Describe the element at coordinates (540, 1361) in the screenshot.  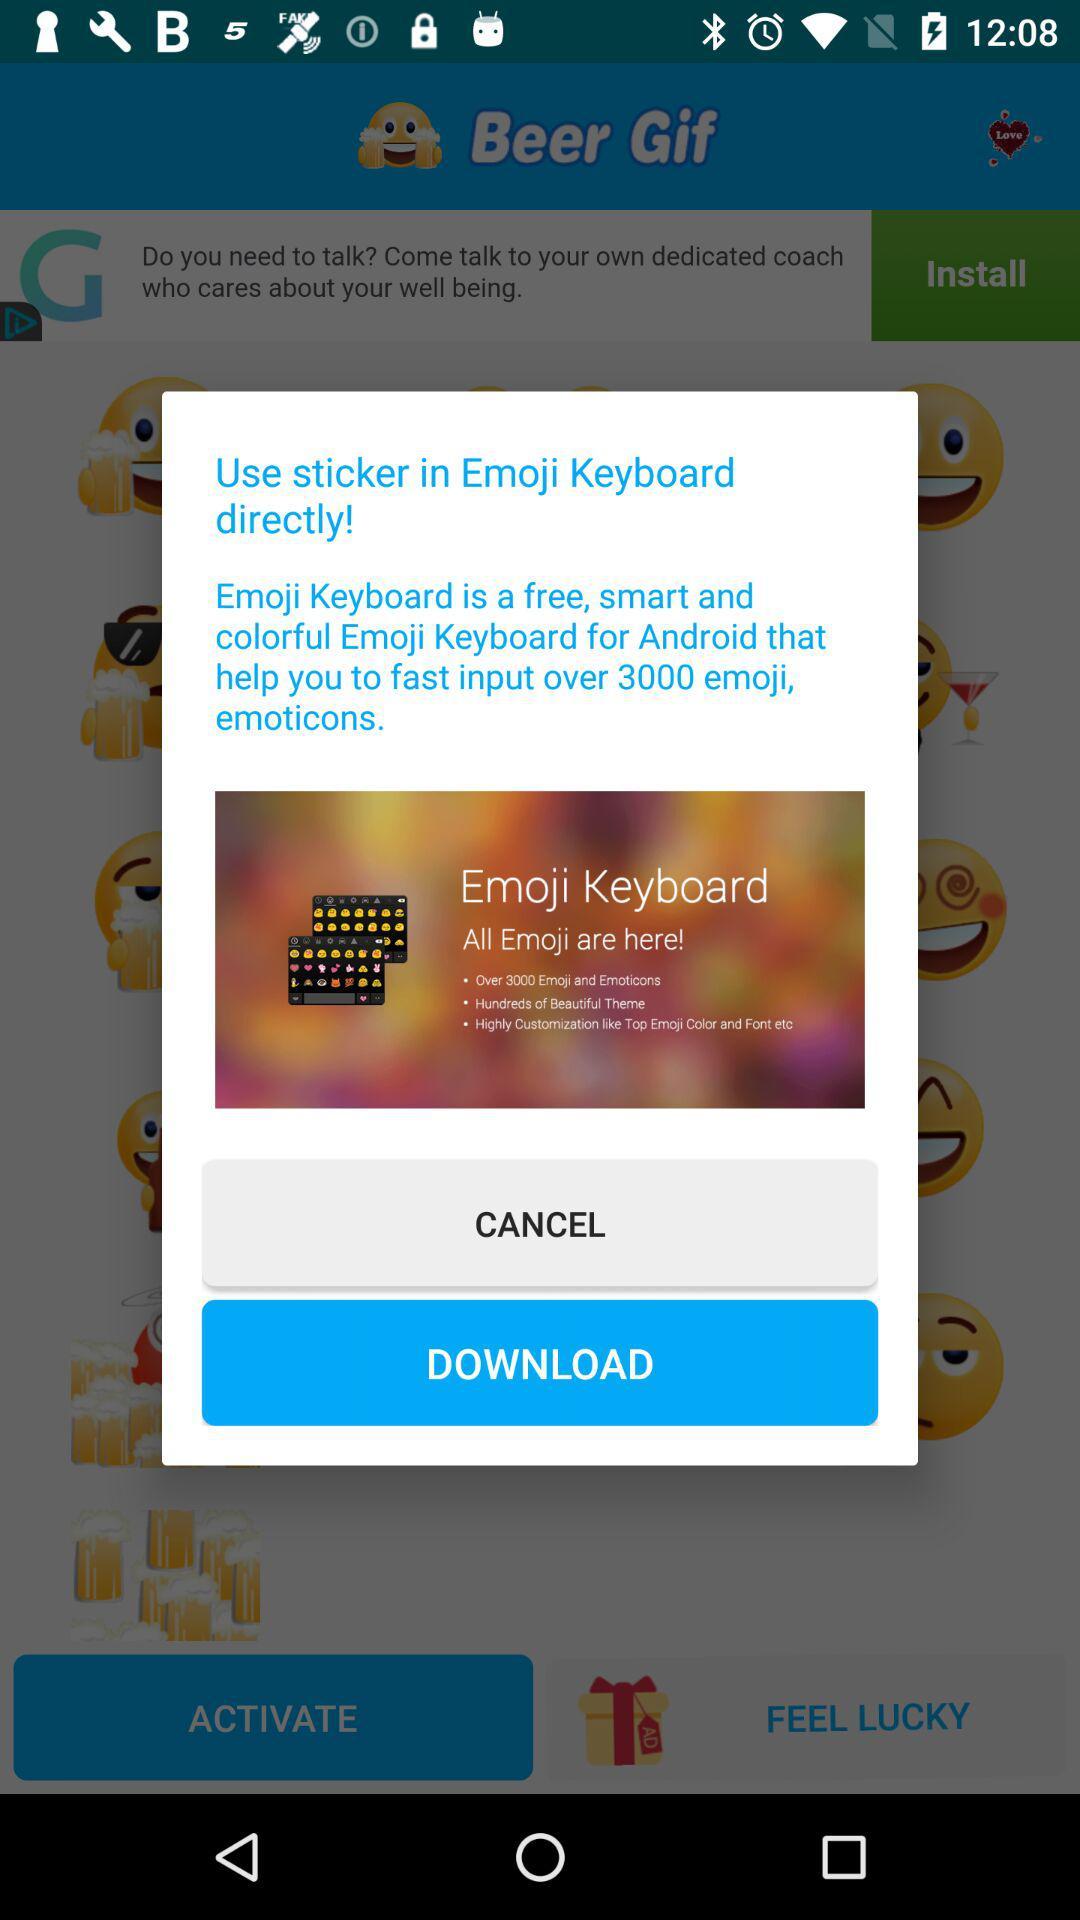
I see `download at the bottom` at that location.